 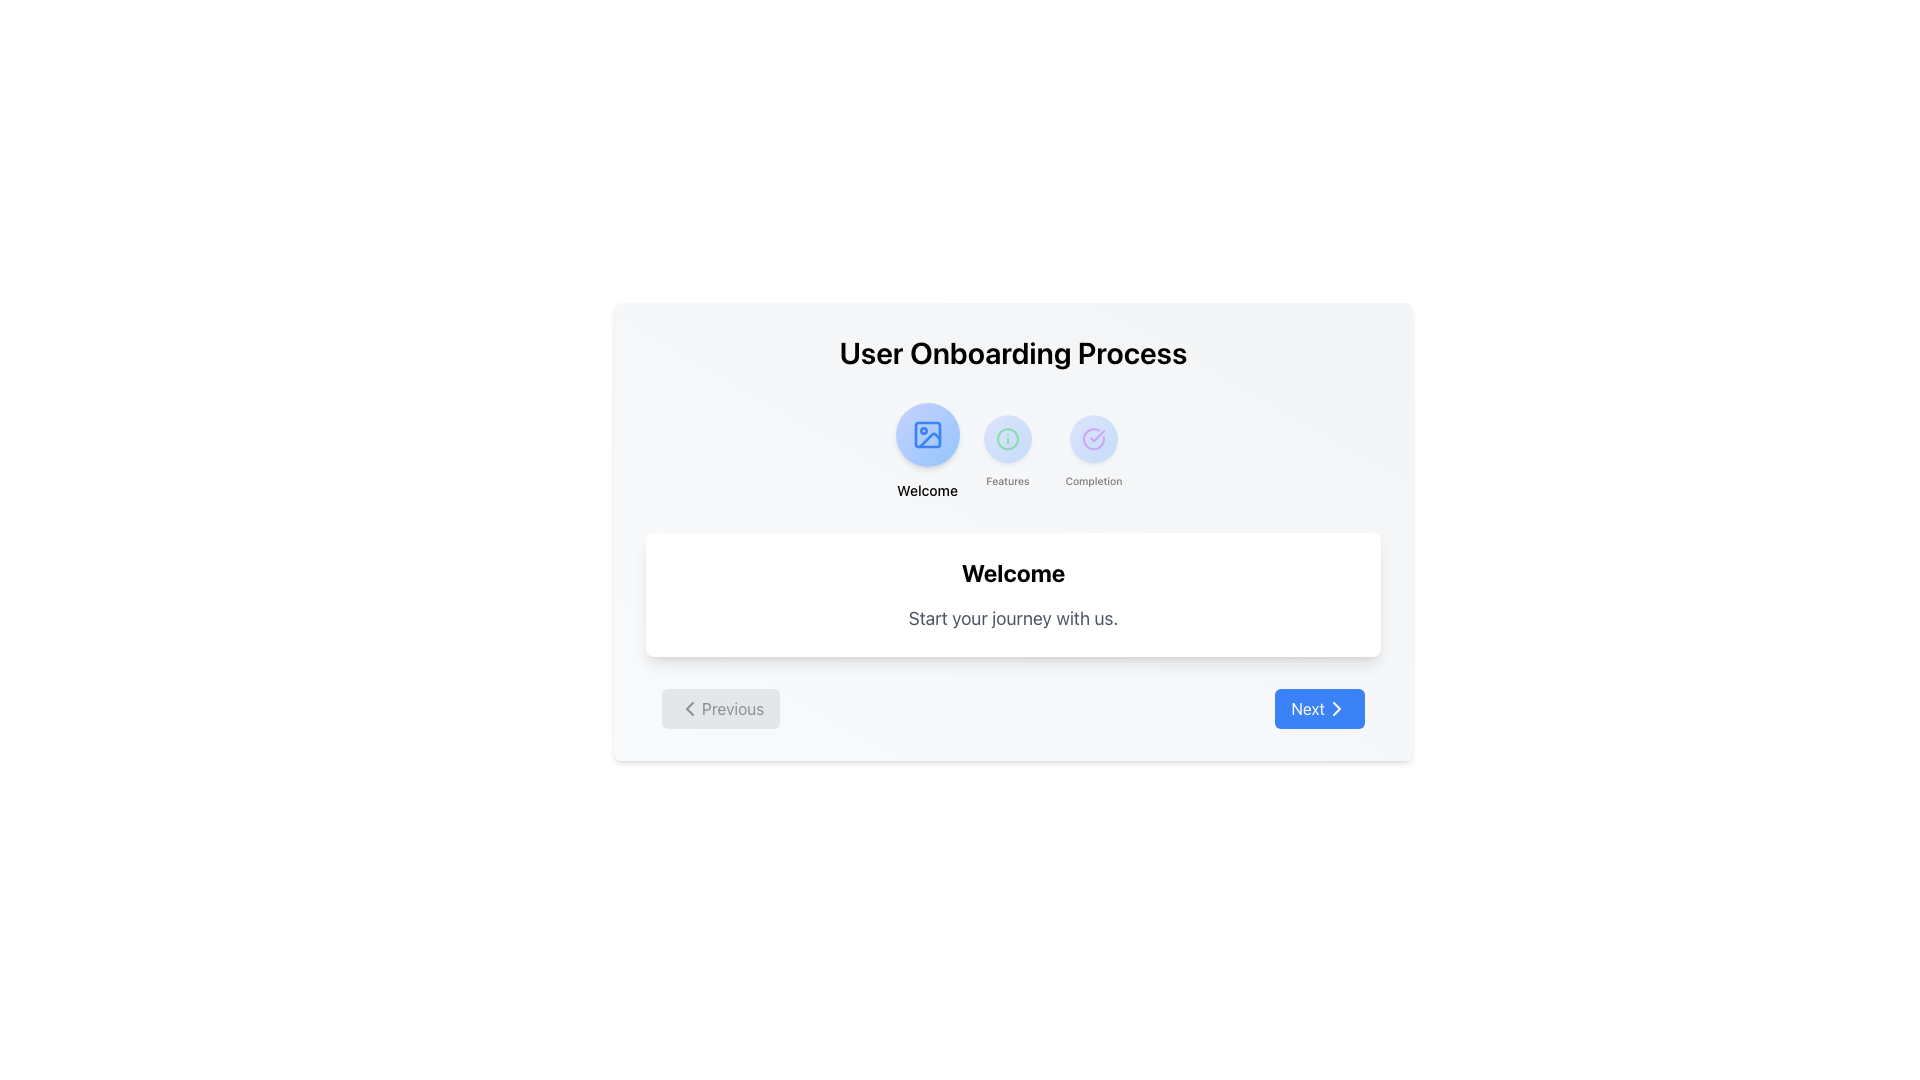 I want to click on the bold, large-sized text element reading 'Welcome' that is centrally located within a white, rounded-corner card with a subtle shadow, so click(x=1013, y=573).